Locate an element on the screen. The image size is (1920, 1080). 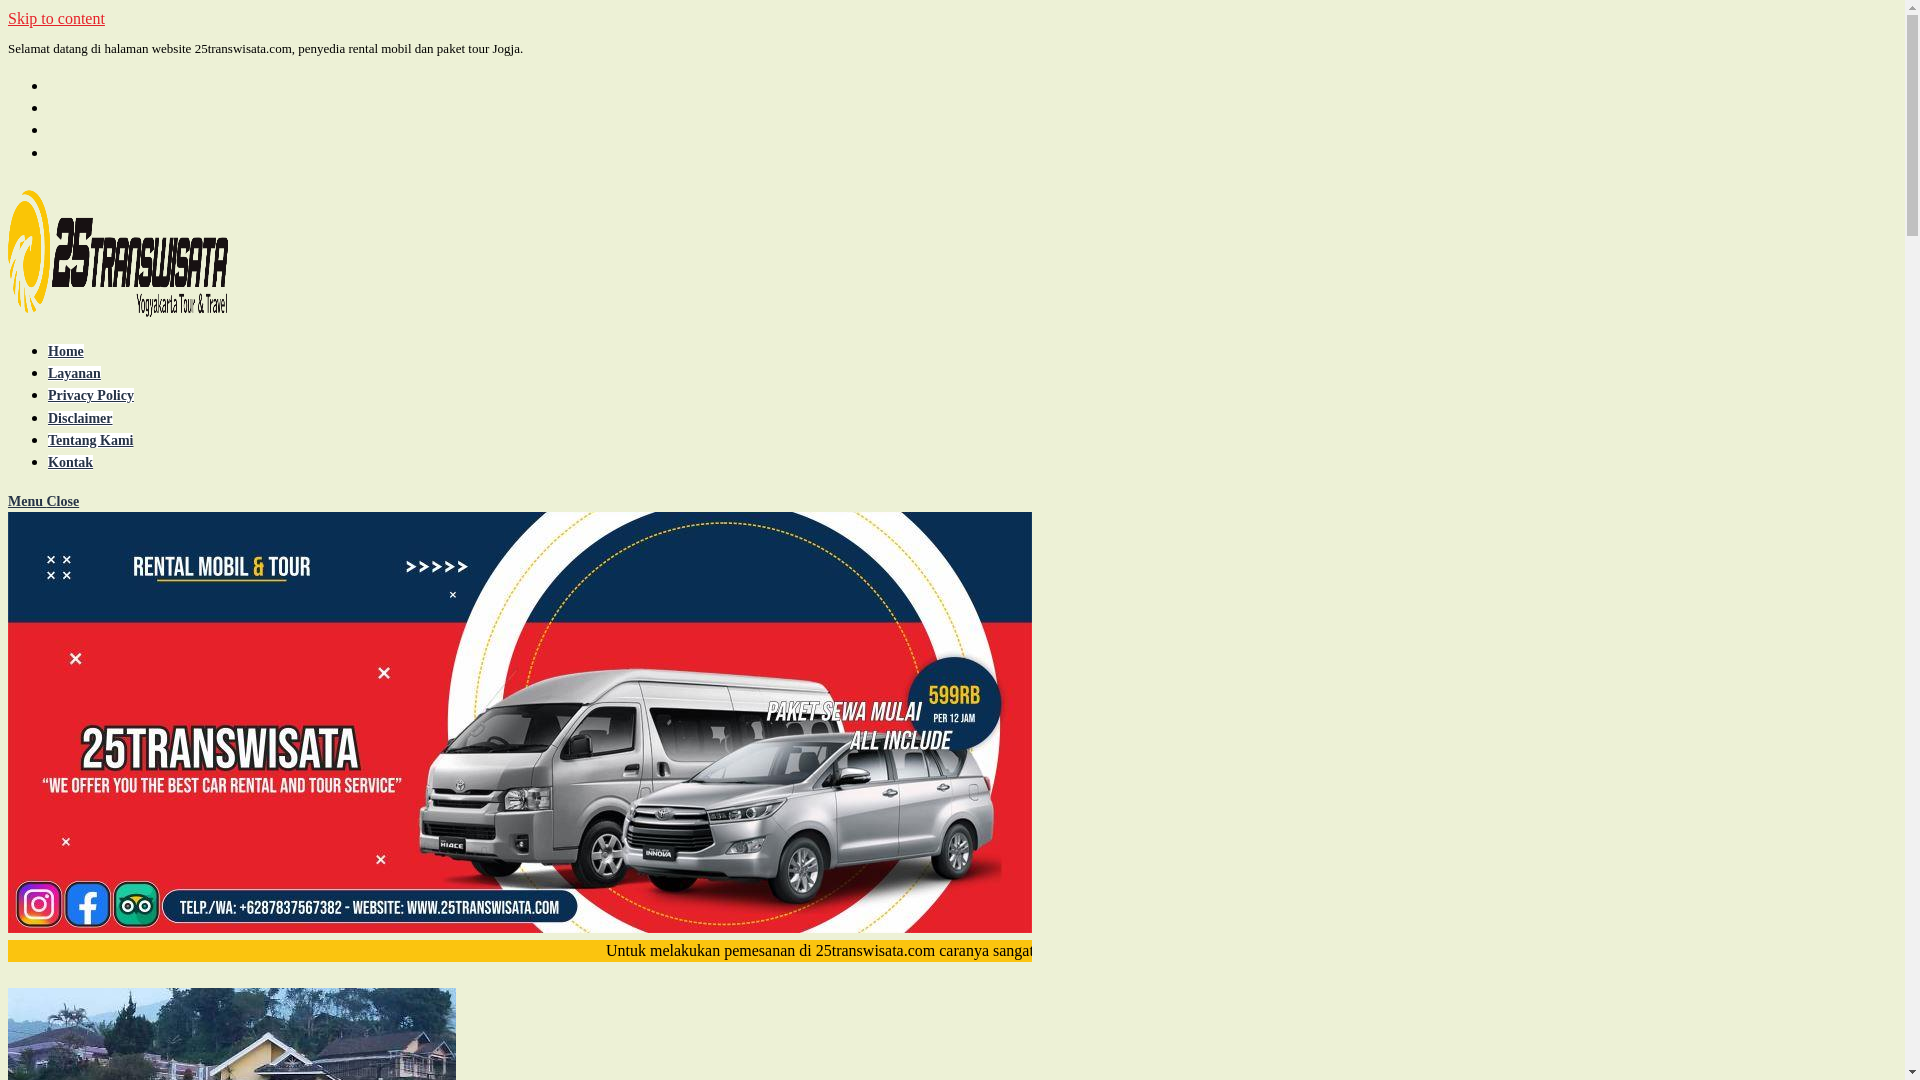
'Layanan' is located at coordinates (74, 373).